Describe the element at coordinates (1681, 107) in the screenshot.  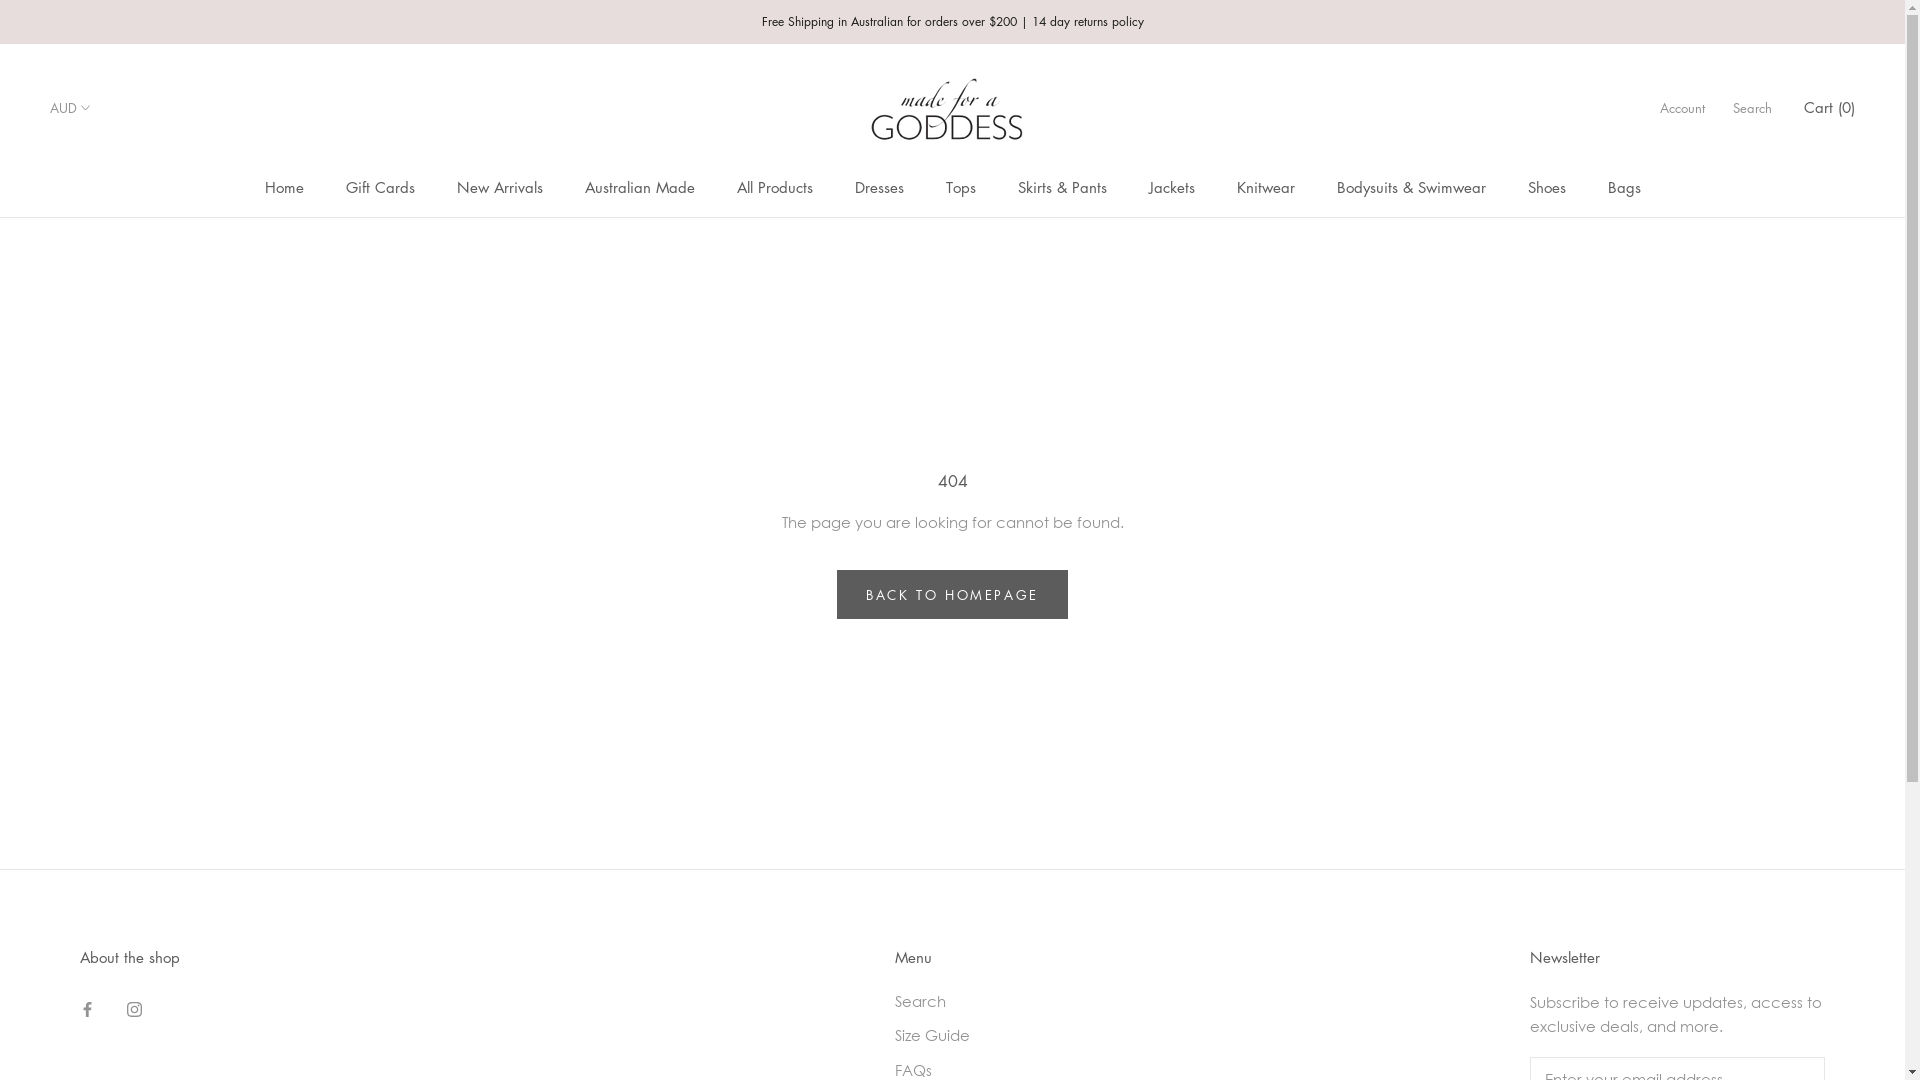
I see `'Account'` at that location.